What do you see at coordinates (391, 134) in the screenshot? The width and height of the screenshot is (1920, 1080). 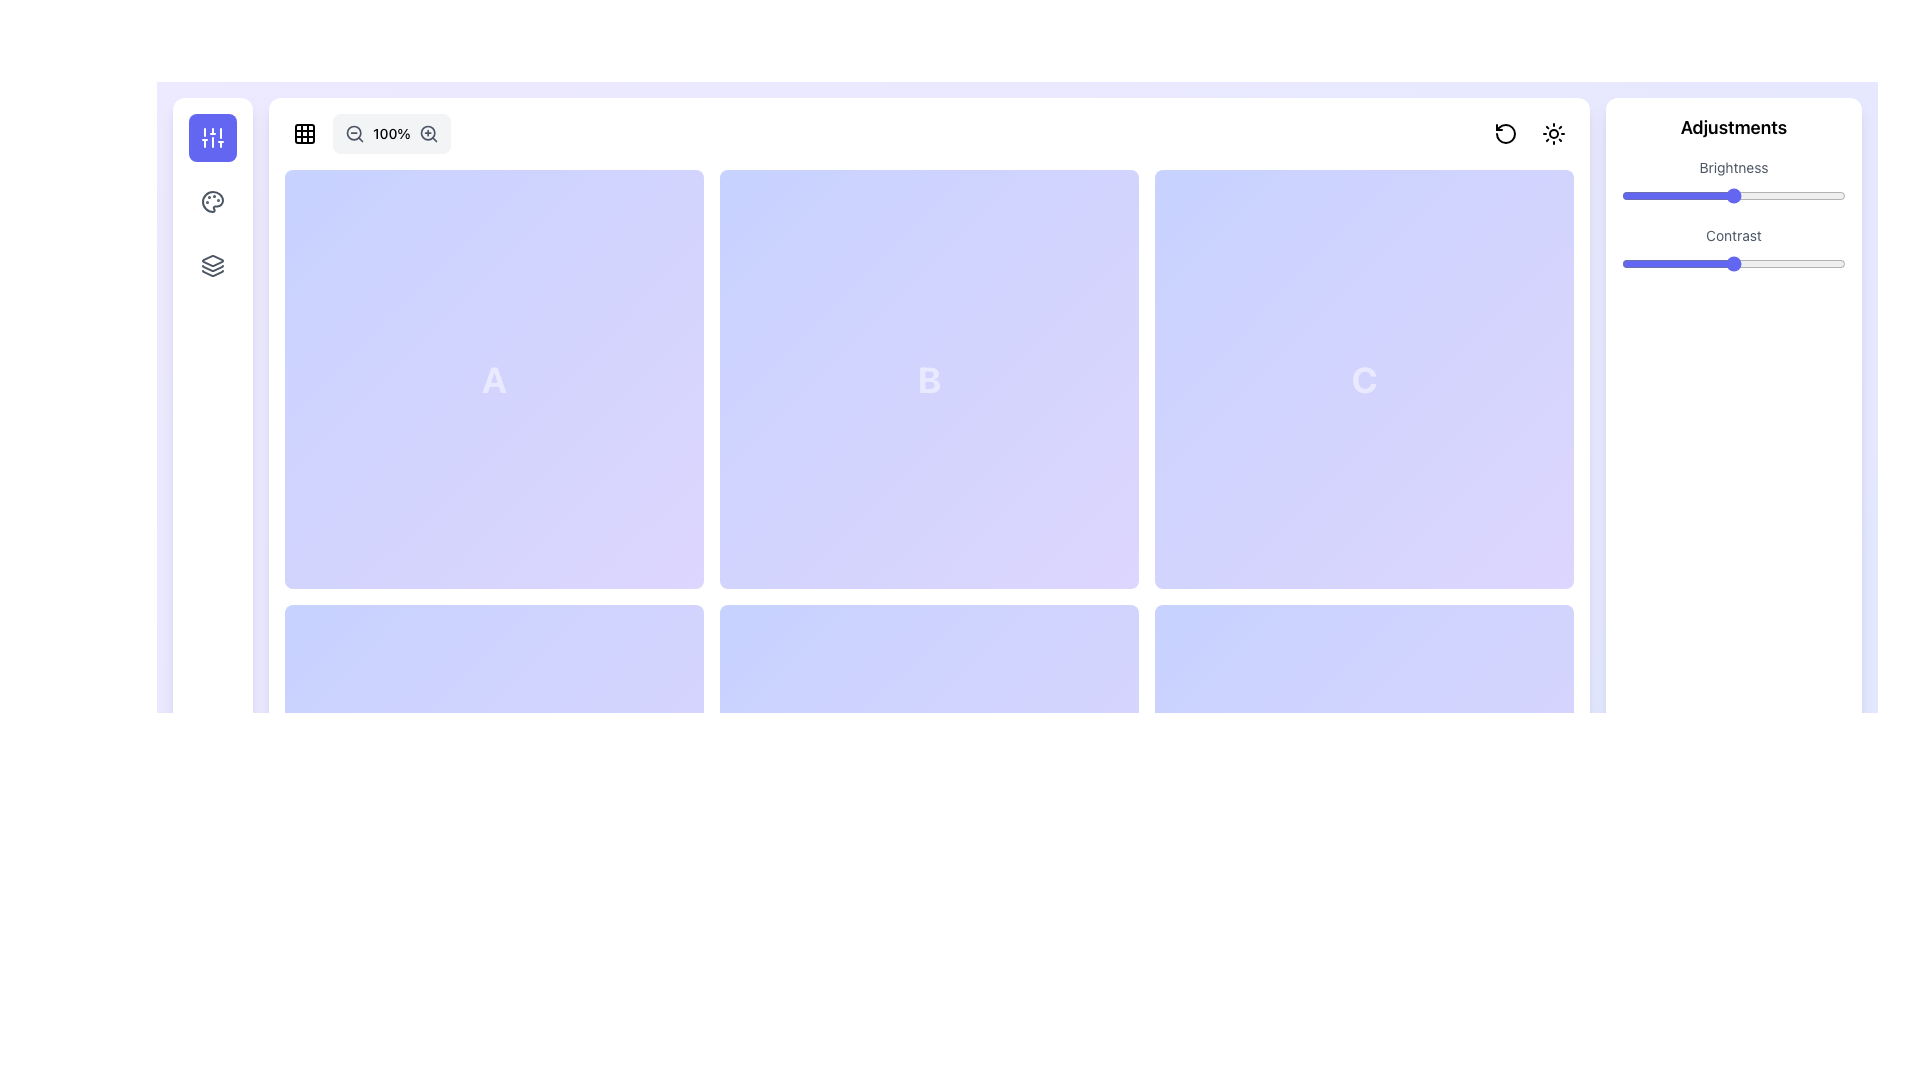 I see `the text label that displays the percentage value indicating the zoom or scaling level, located in the toolbar near the top-center of the interface` at bounding box center [391, 134].